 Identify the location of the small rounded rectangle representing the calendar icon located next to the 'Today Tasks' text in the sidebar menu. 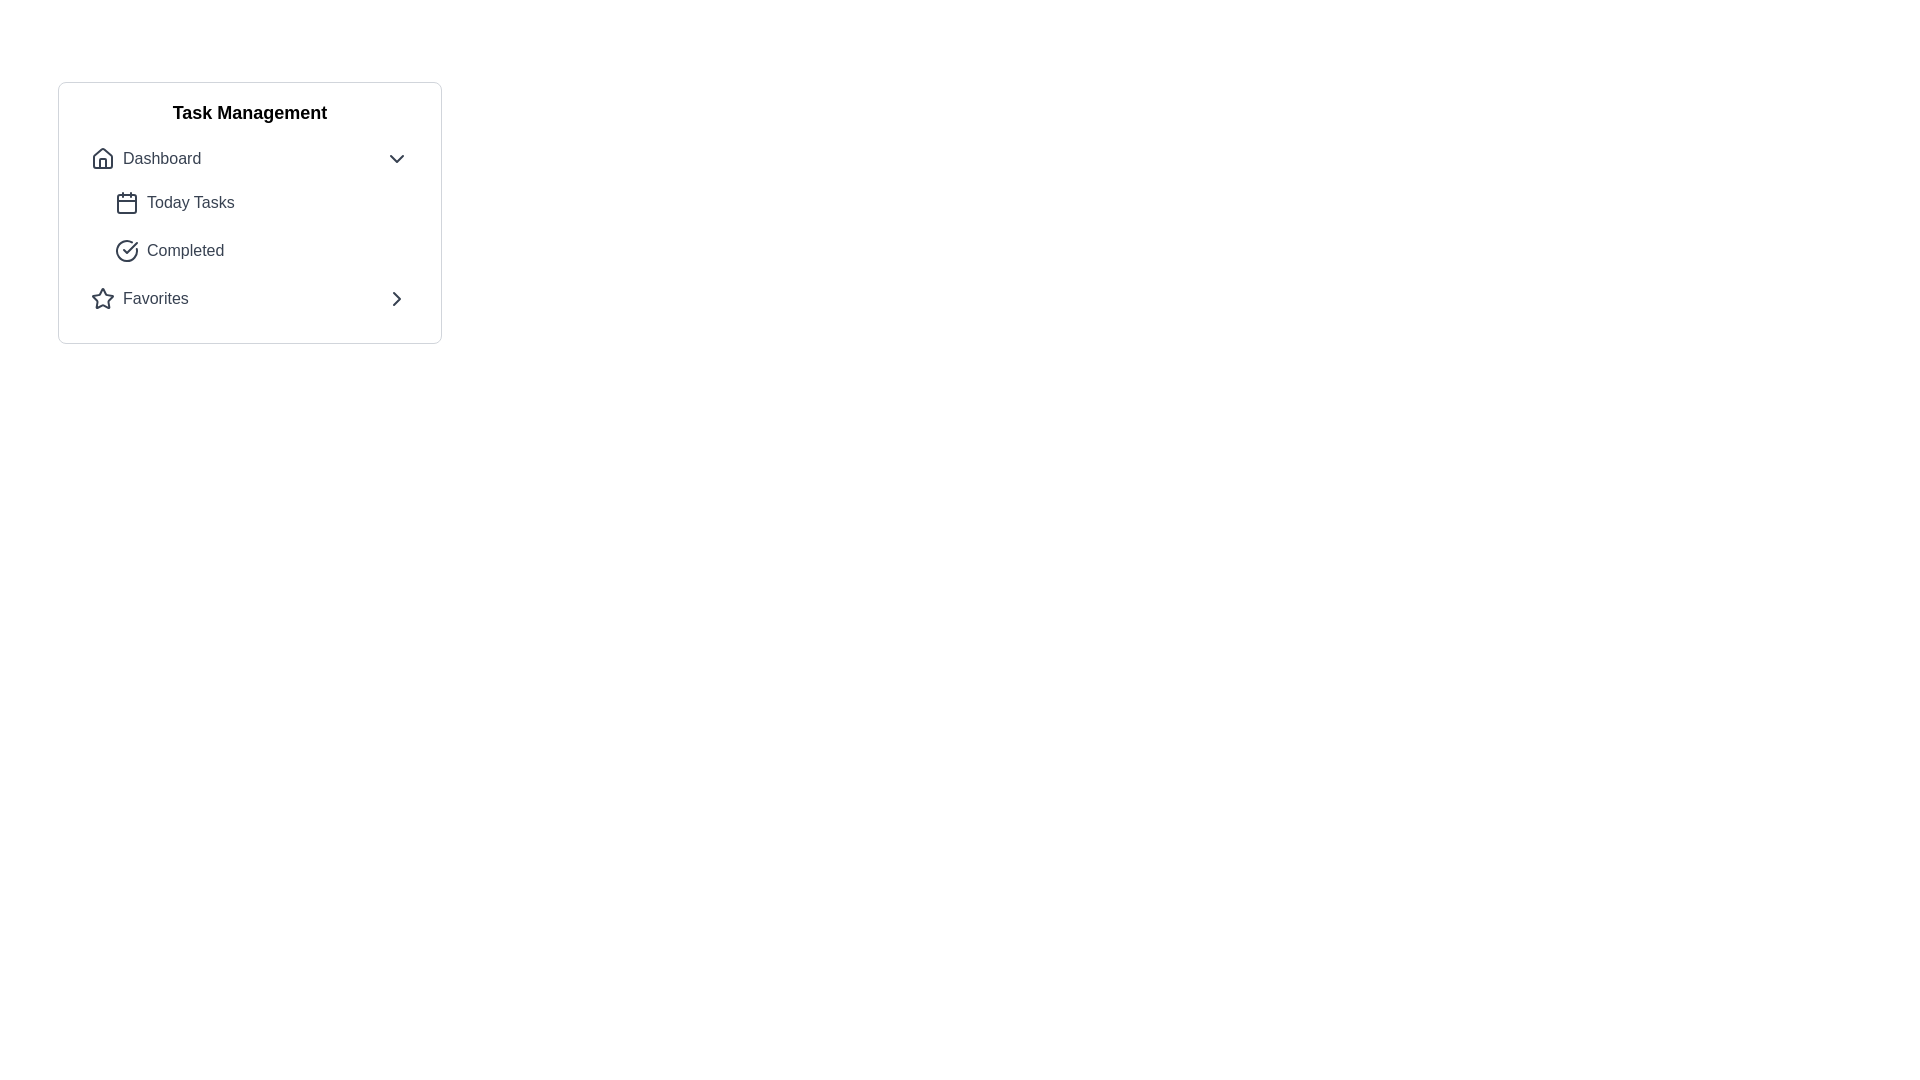
(125, 204).